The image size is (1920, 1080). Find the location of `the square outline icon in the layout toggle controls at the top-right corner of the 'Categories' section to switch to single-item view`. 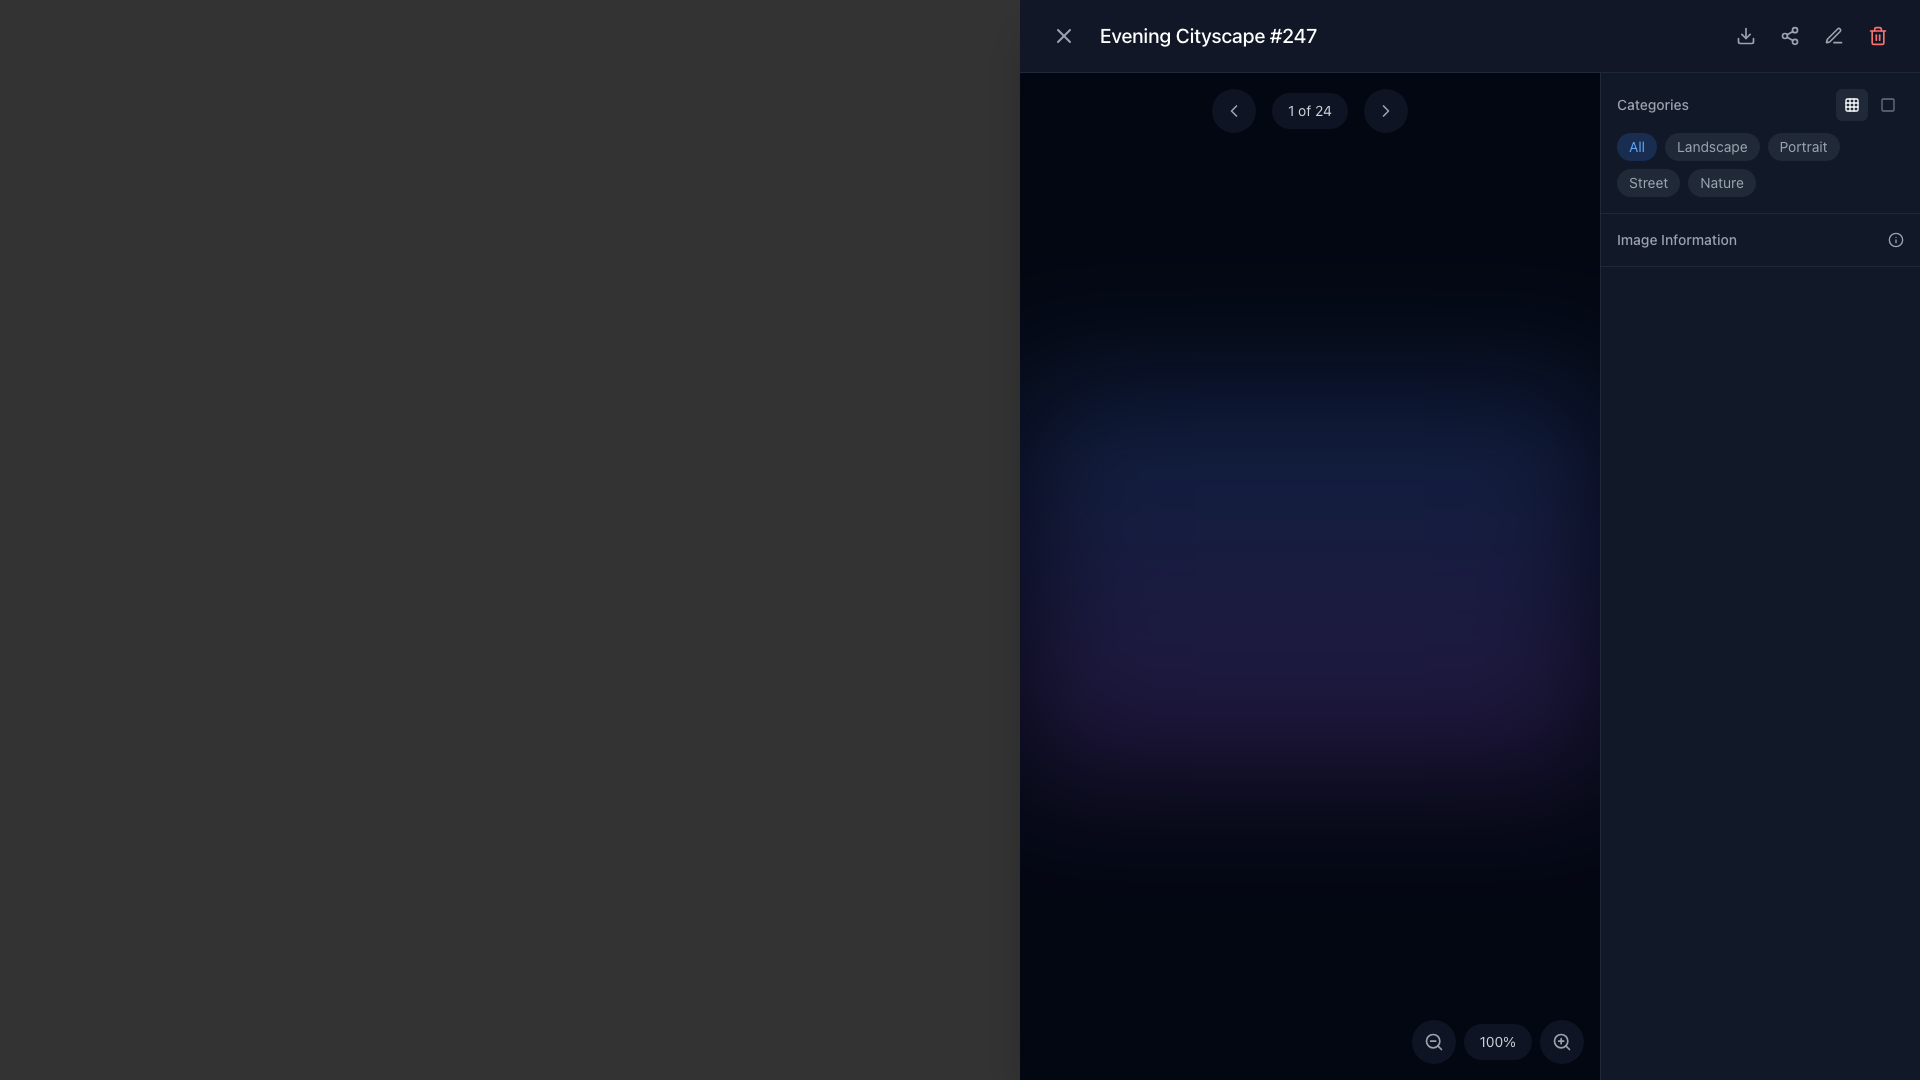

the square outline icon in the layout toggle controls at the top-right corner of the 'Categories' section to switch to single-item view is located at coordinates (1869, 104).